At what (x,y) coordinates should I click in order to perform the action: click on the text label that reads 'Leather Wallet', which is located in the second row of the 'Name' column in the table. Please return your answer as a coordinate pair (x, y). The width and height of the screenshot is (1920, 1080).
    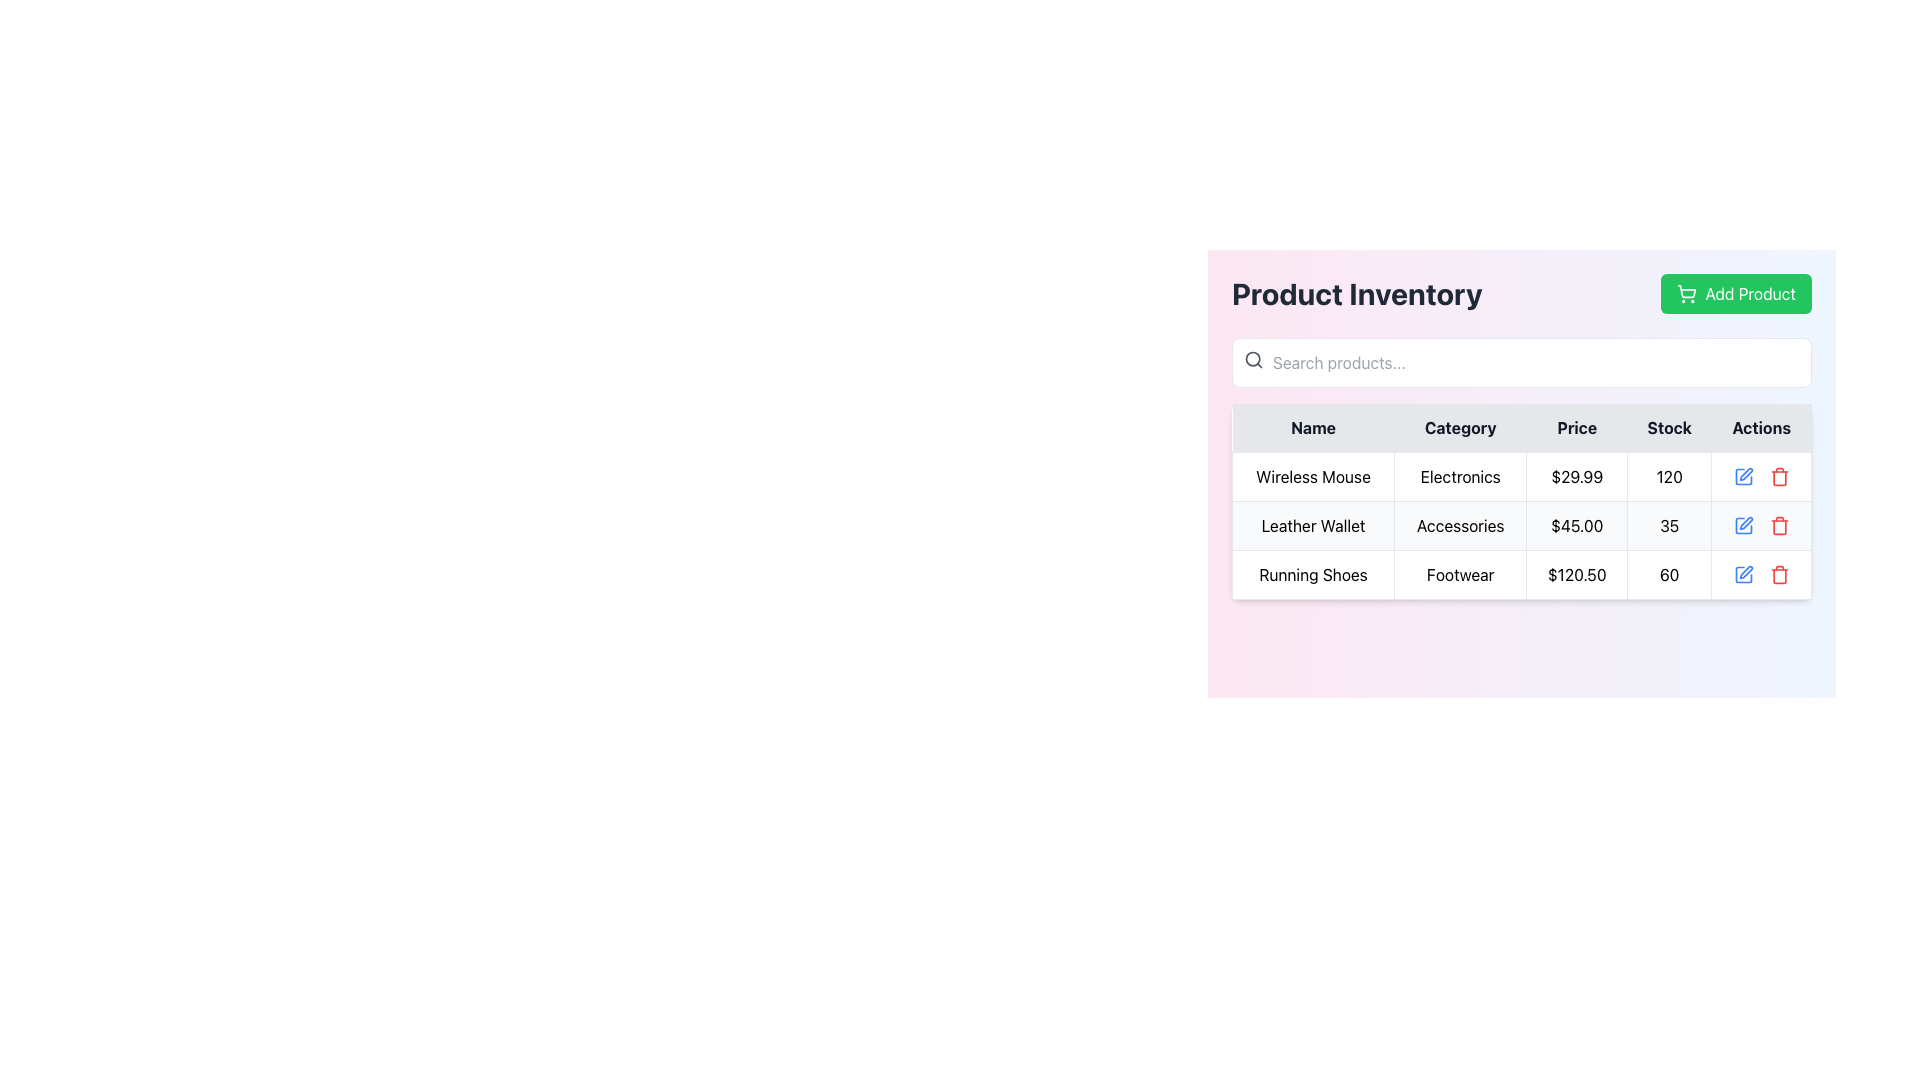
    Looking at the image, I should click on (1313, 524).